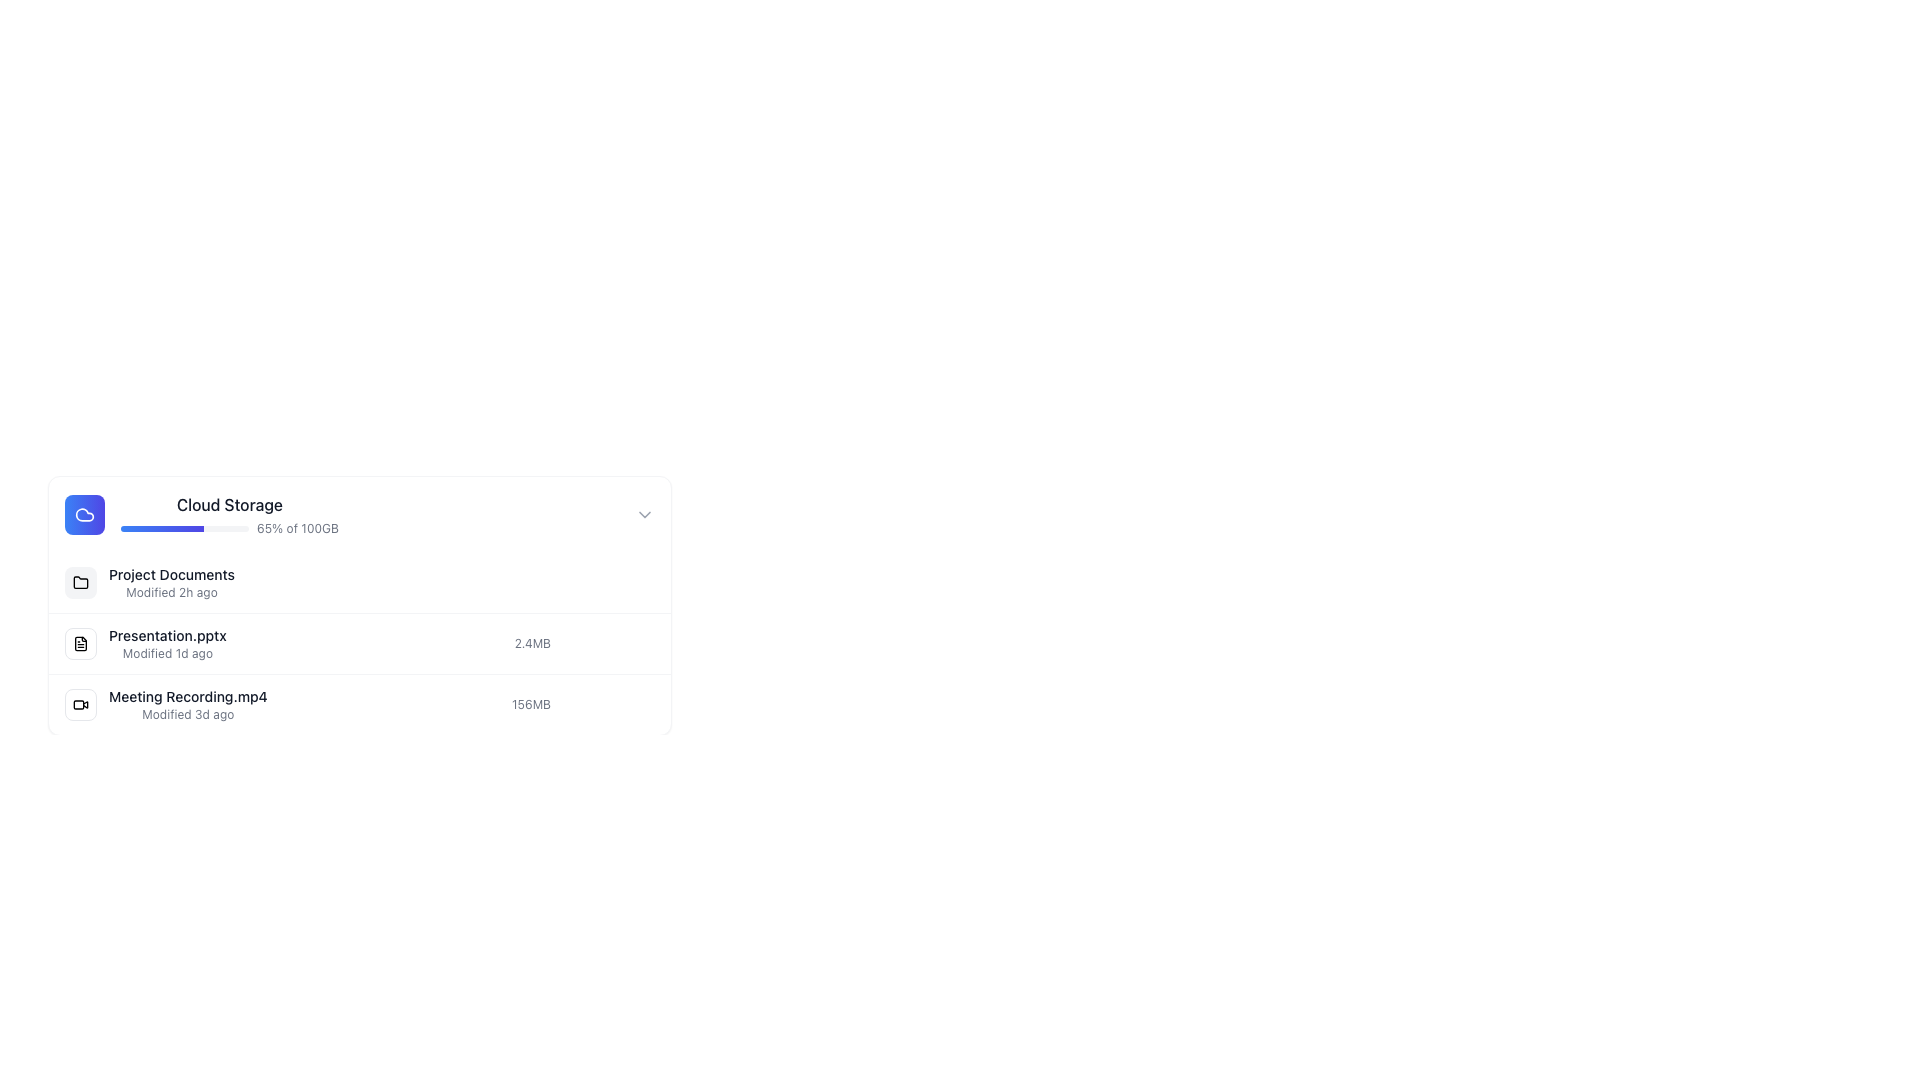  I want to click on the first listed item in the 'Cloud Storage' section, so click(360, 582).